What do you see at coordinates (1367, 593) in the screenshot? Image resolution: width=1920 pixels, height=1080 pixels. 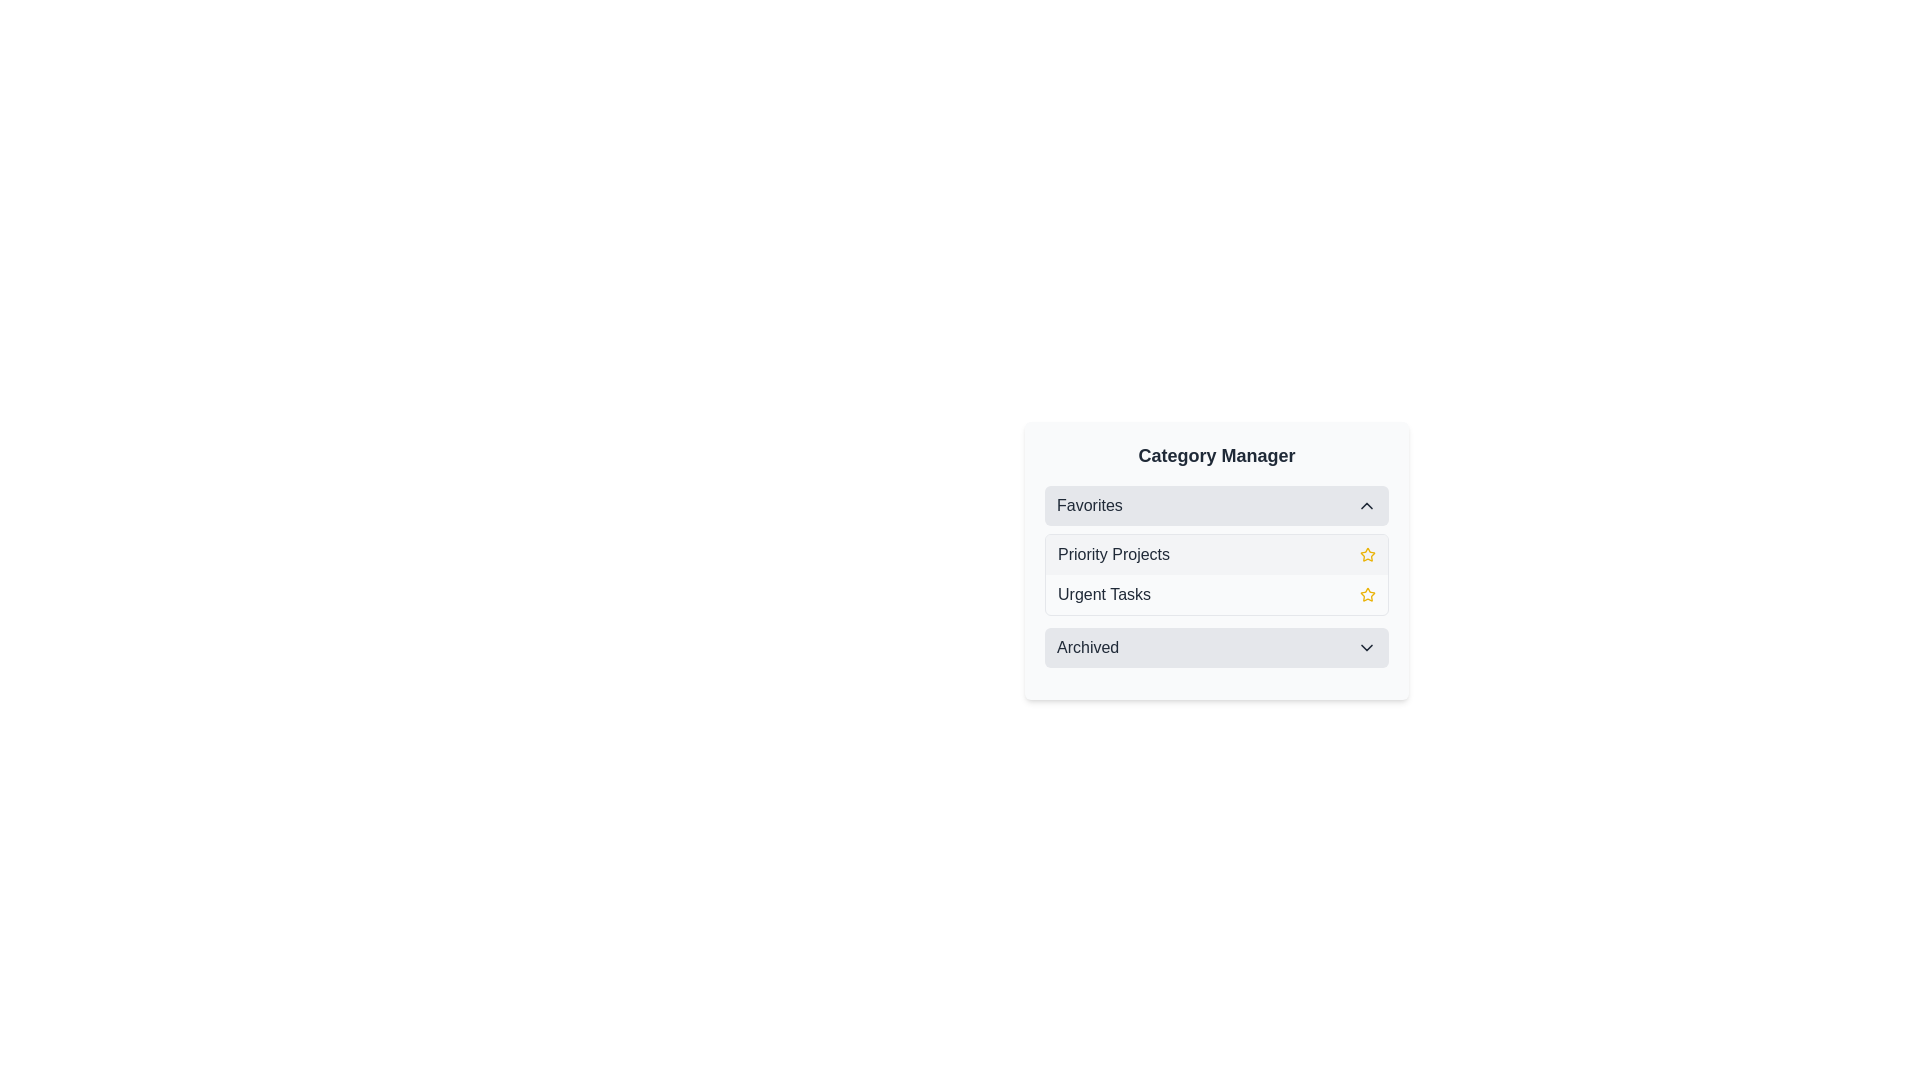 I see `the star icon located at the right end of the 'Urgent Tasks' row` at bounding box center [1367, 593].